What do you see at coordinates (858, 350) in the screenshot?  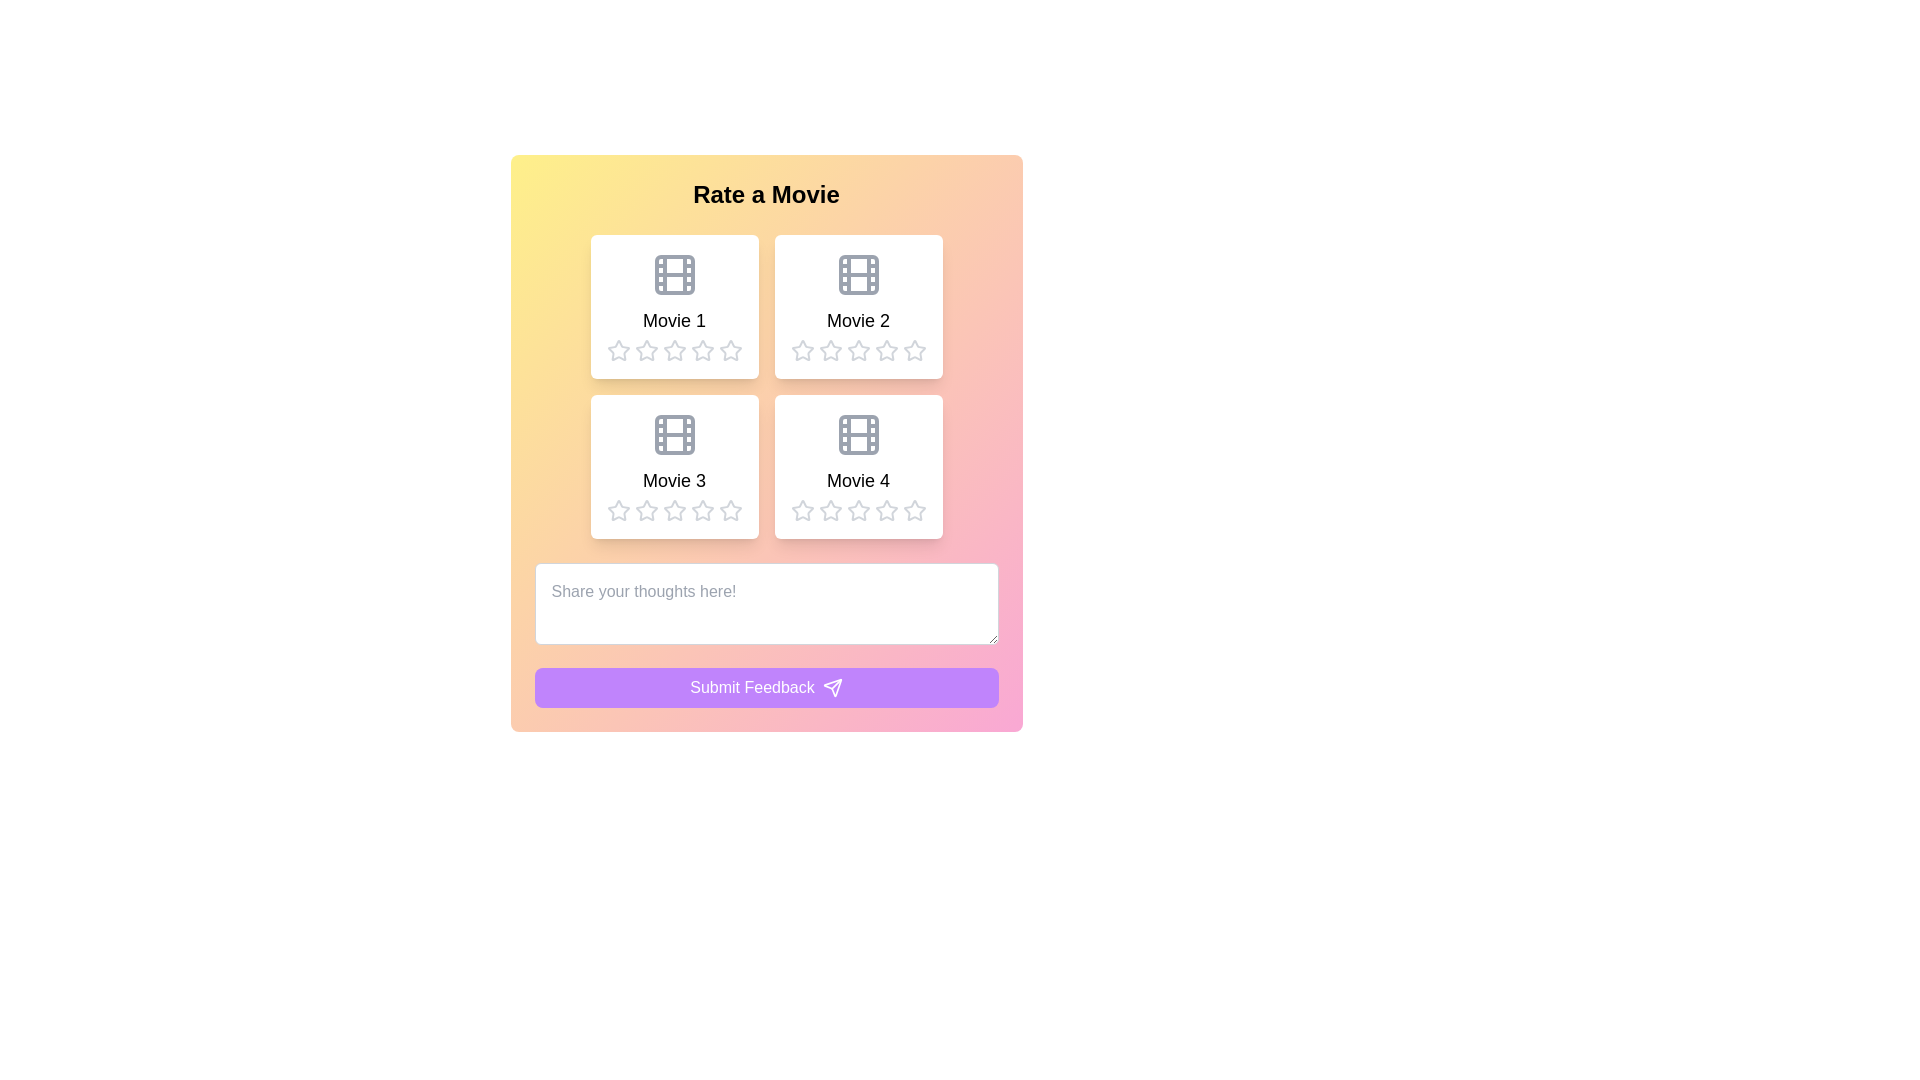 I see `the fourth star-shaped rating button in light gray color, located beneath the 'Movie 2' label in the second column of the top row of movies, to rate it` at bounding box center [858, 350].